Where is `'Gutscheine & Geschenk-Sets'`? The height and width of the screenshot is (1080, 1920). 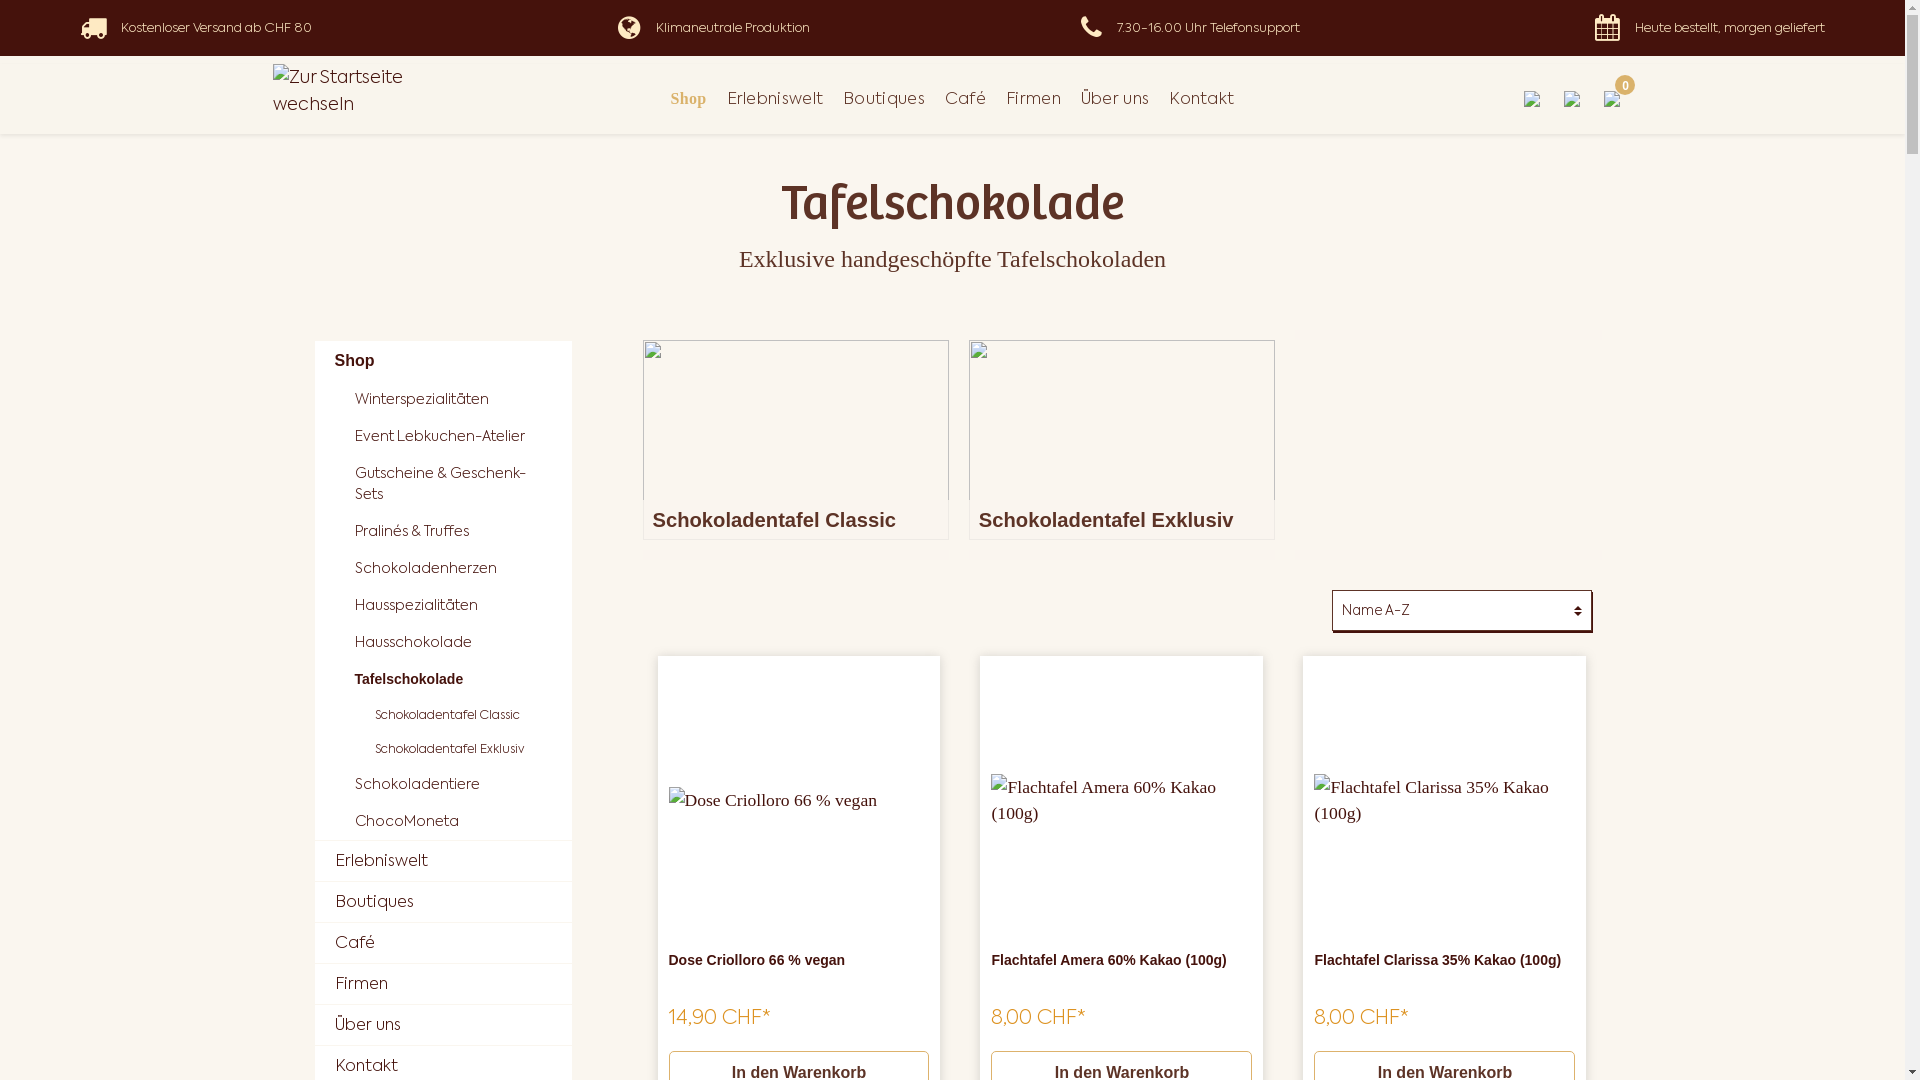 'Gutscheine & Geschenk-Sets' is located at coordinates (451, 483).